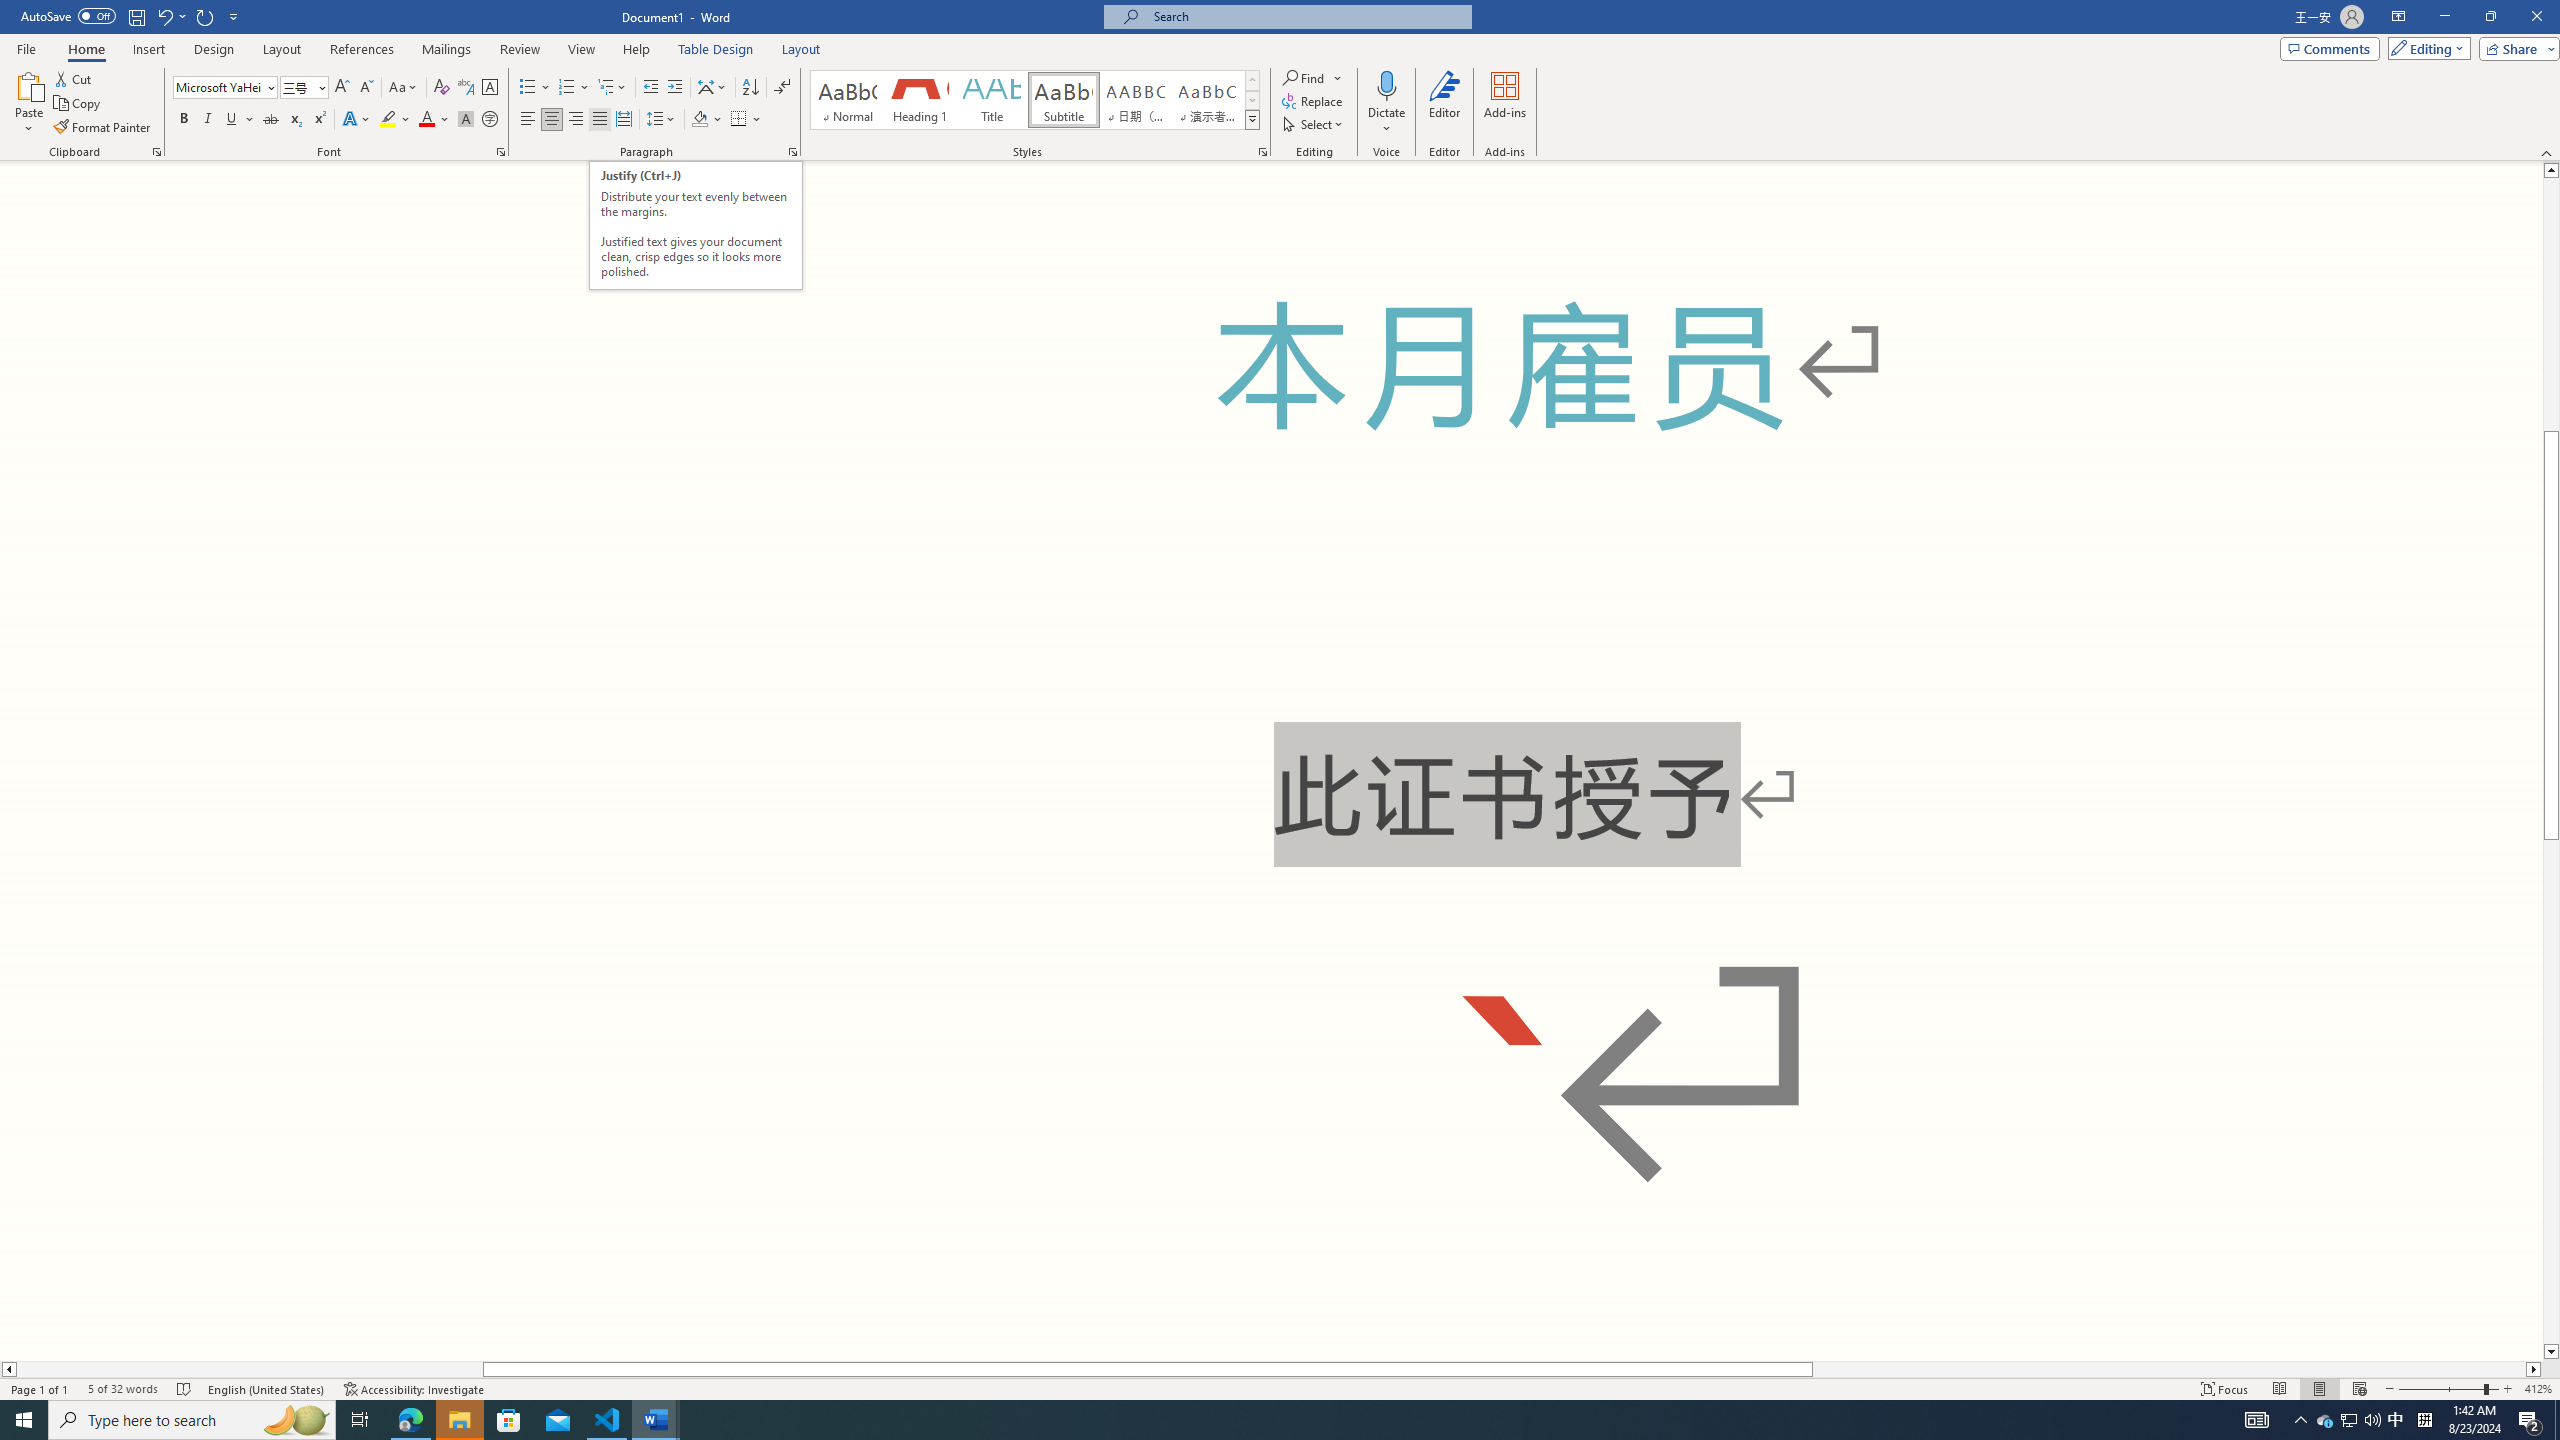 The image size is (2560, 1440). Describe the element at coordinates (2447, 1389) in the screenshot. I see `'Zoom'` at that location.